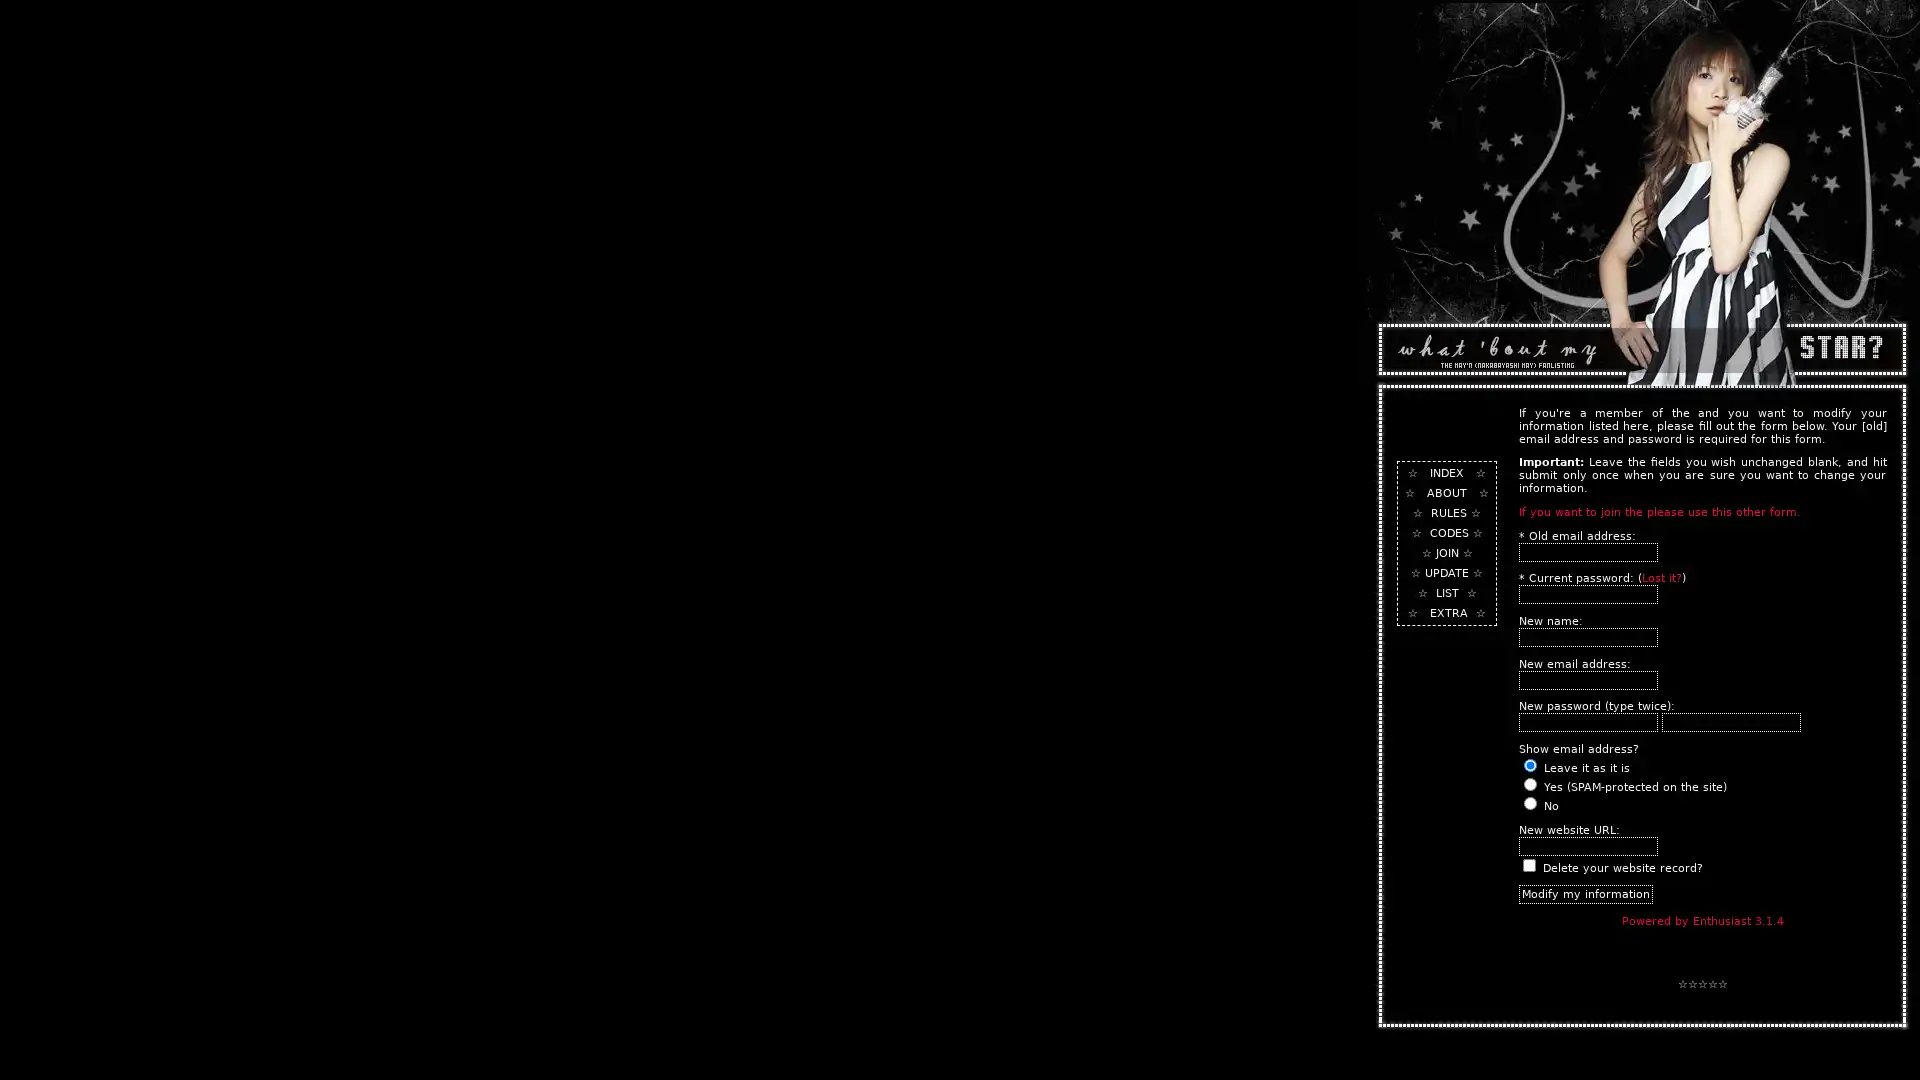 The image size is (1920, 1080). What do you see at coordinates (1584, 893) in the screenshot?
I see `Modify my information` at bounding box center [1584, 893].